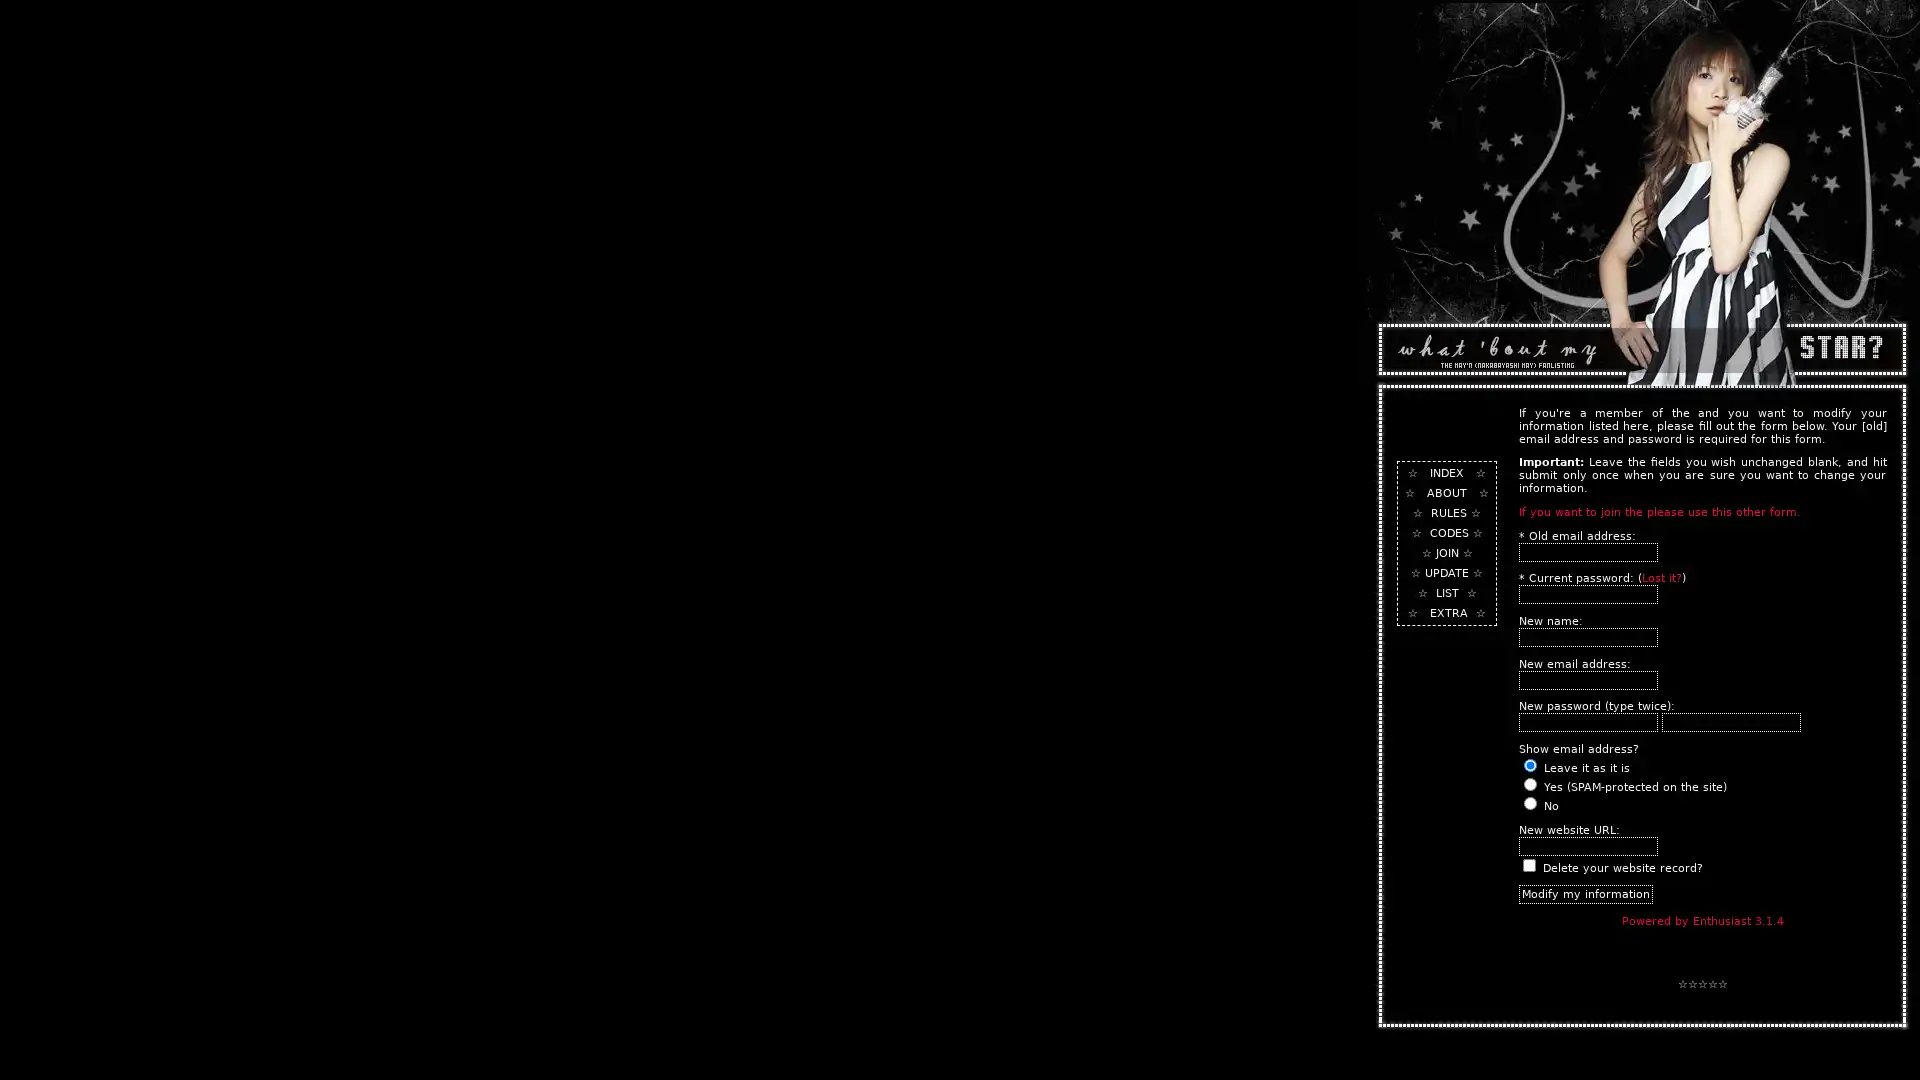 The image size is (1920, 1080). What do you see at coordinates (1584, 893) in the screenshot?
I see `Modify my information` at bounding box center [1584, 893].